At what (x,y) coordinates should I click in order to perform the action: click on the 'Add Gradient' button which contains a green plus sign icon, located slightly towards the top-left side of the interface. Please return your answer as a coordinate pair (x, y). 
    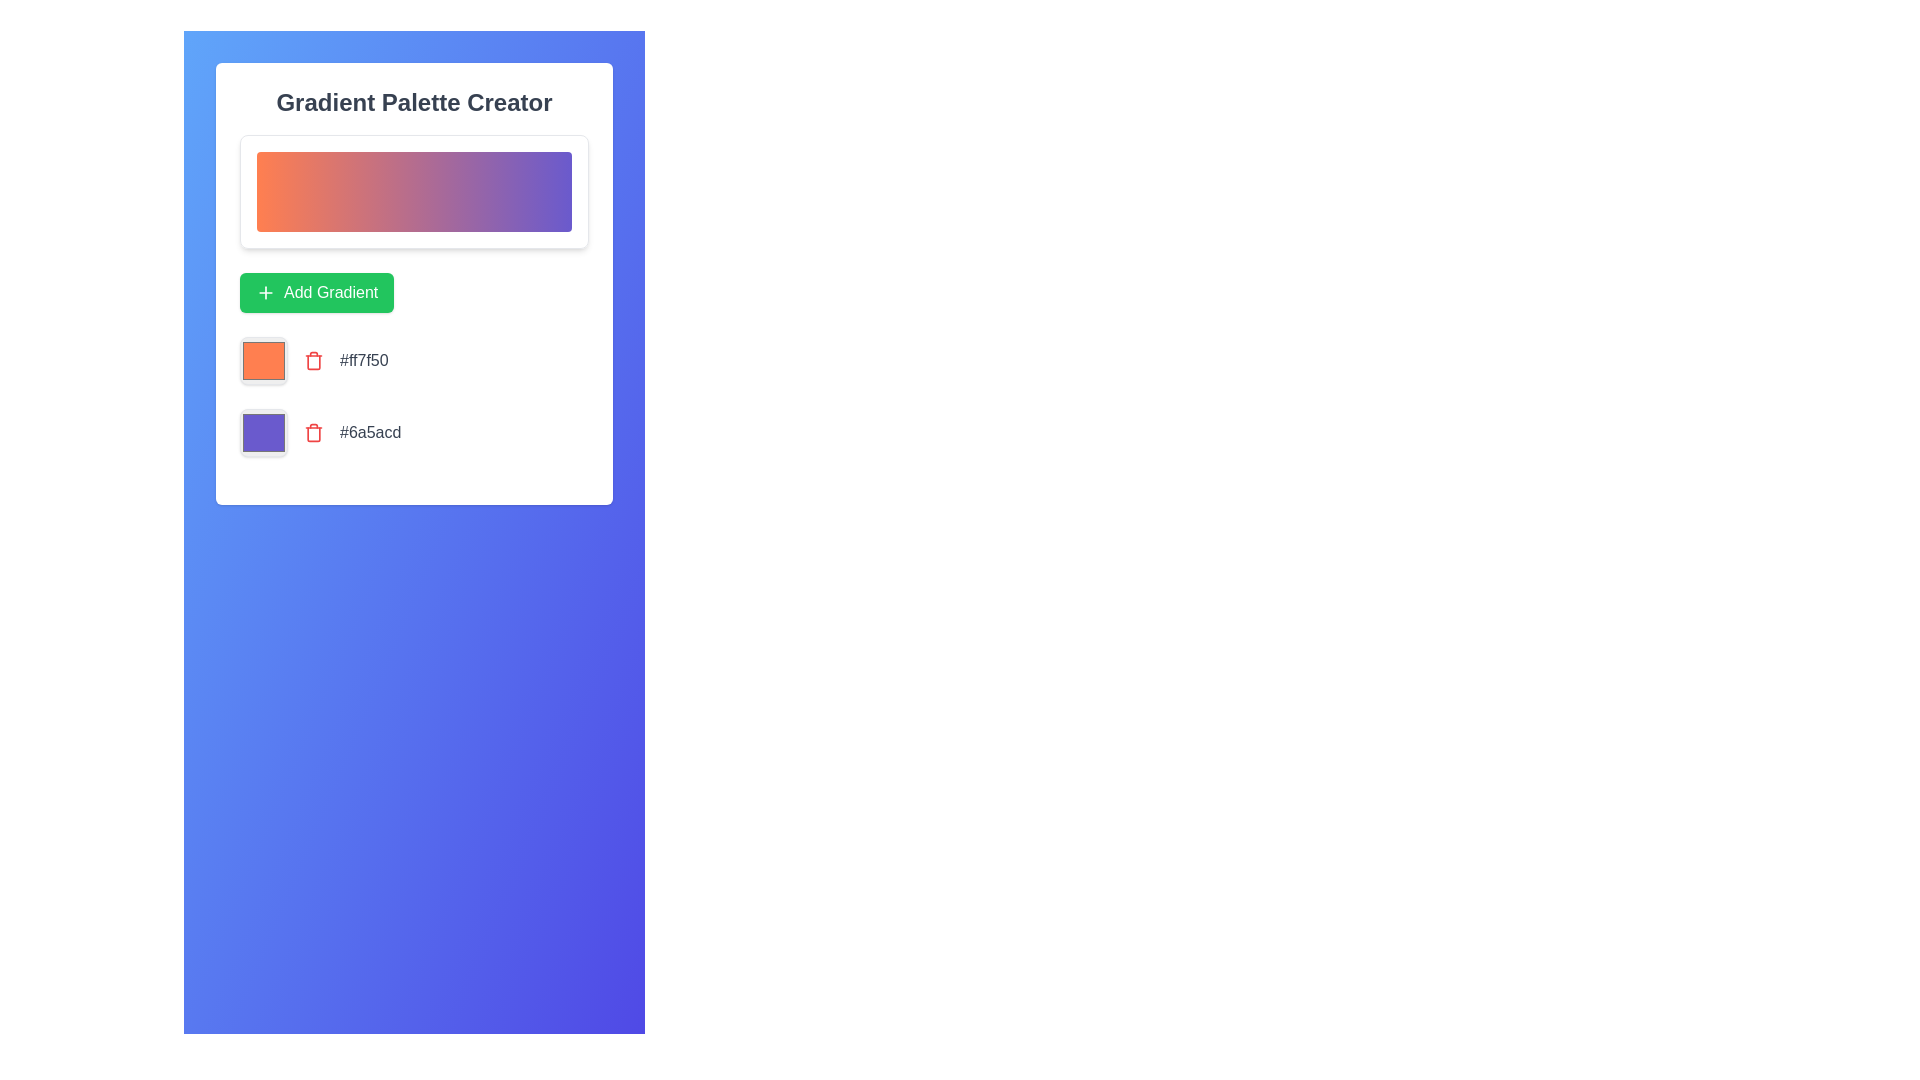
    Looking at the image, I should click on (264, 293).